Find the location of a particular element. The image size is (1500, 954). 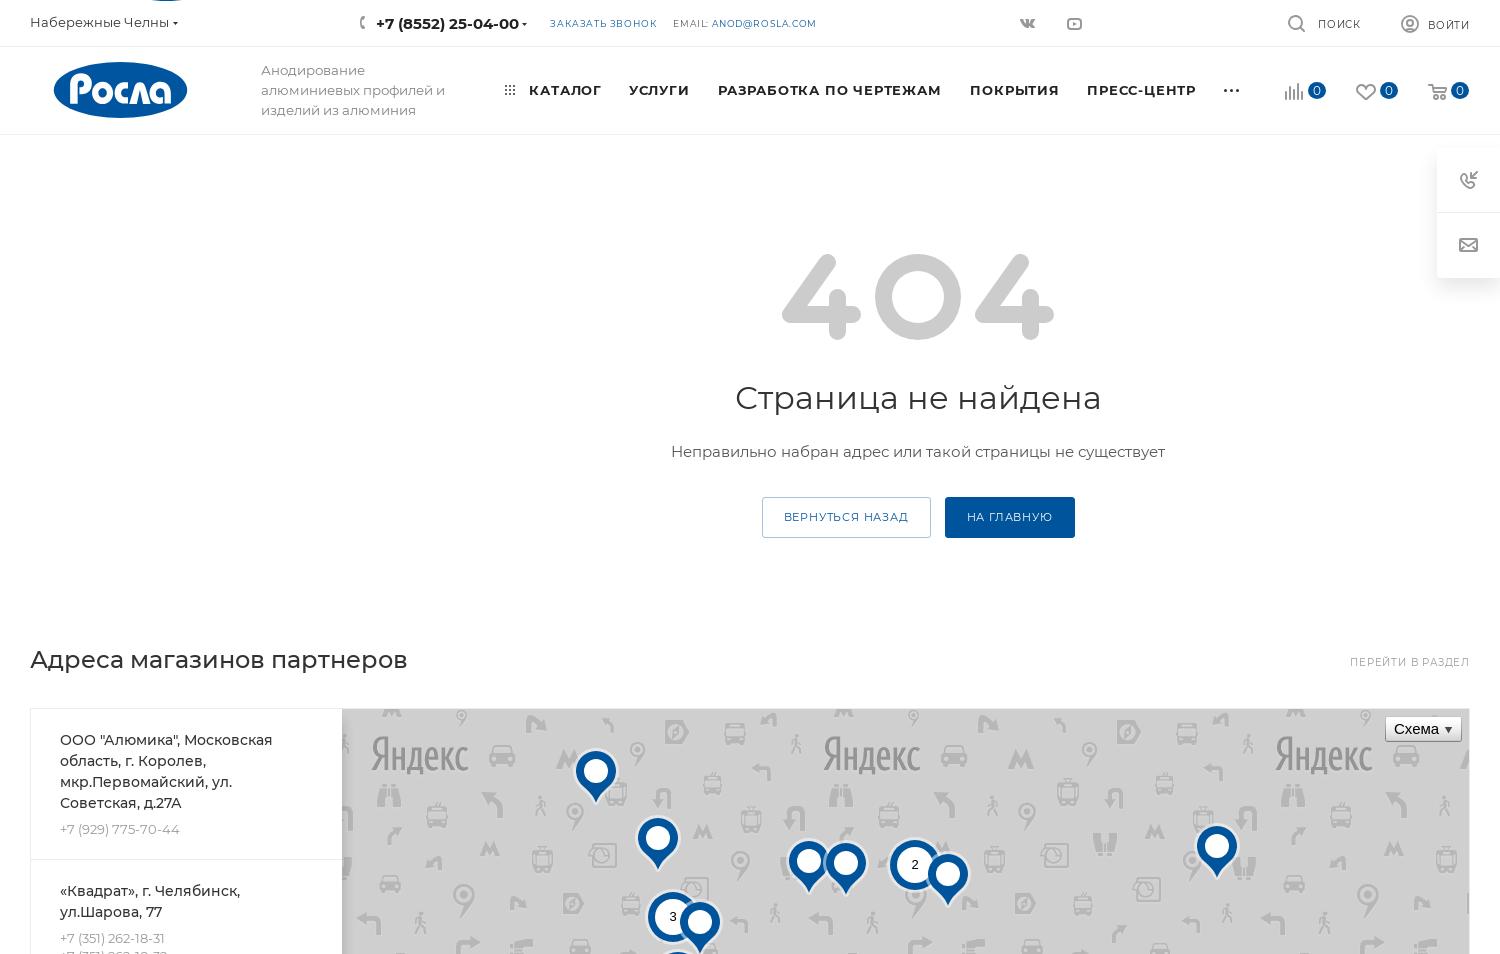

'Системы алюминиевых профилей для изготовления шкафов-купе' is located at coordinates (146, 279).